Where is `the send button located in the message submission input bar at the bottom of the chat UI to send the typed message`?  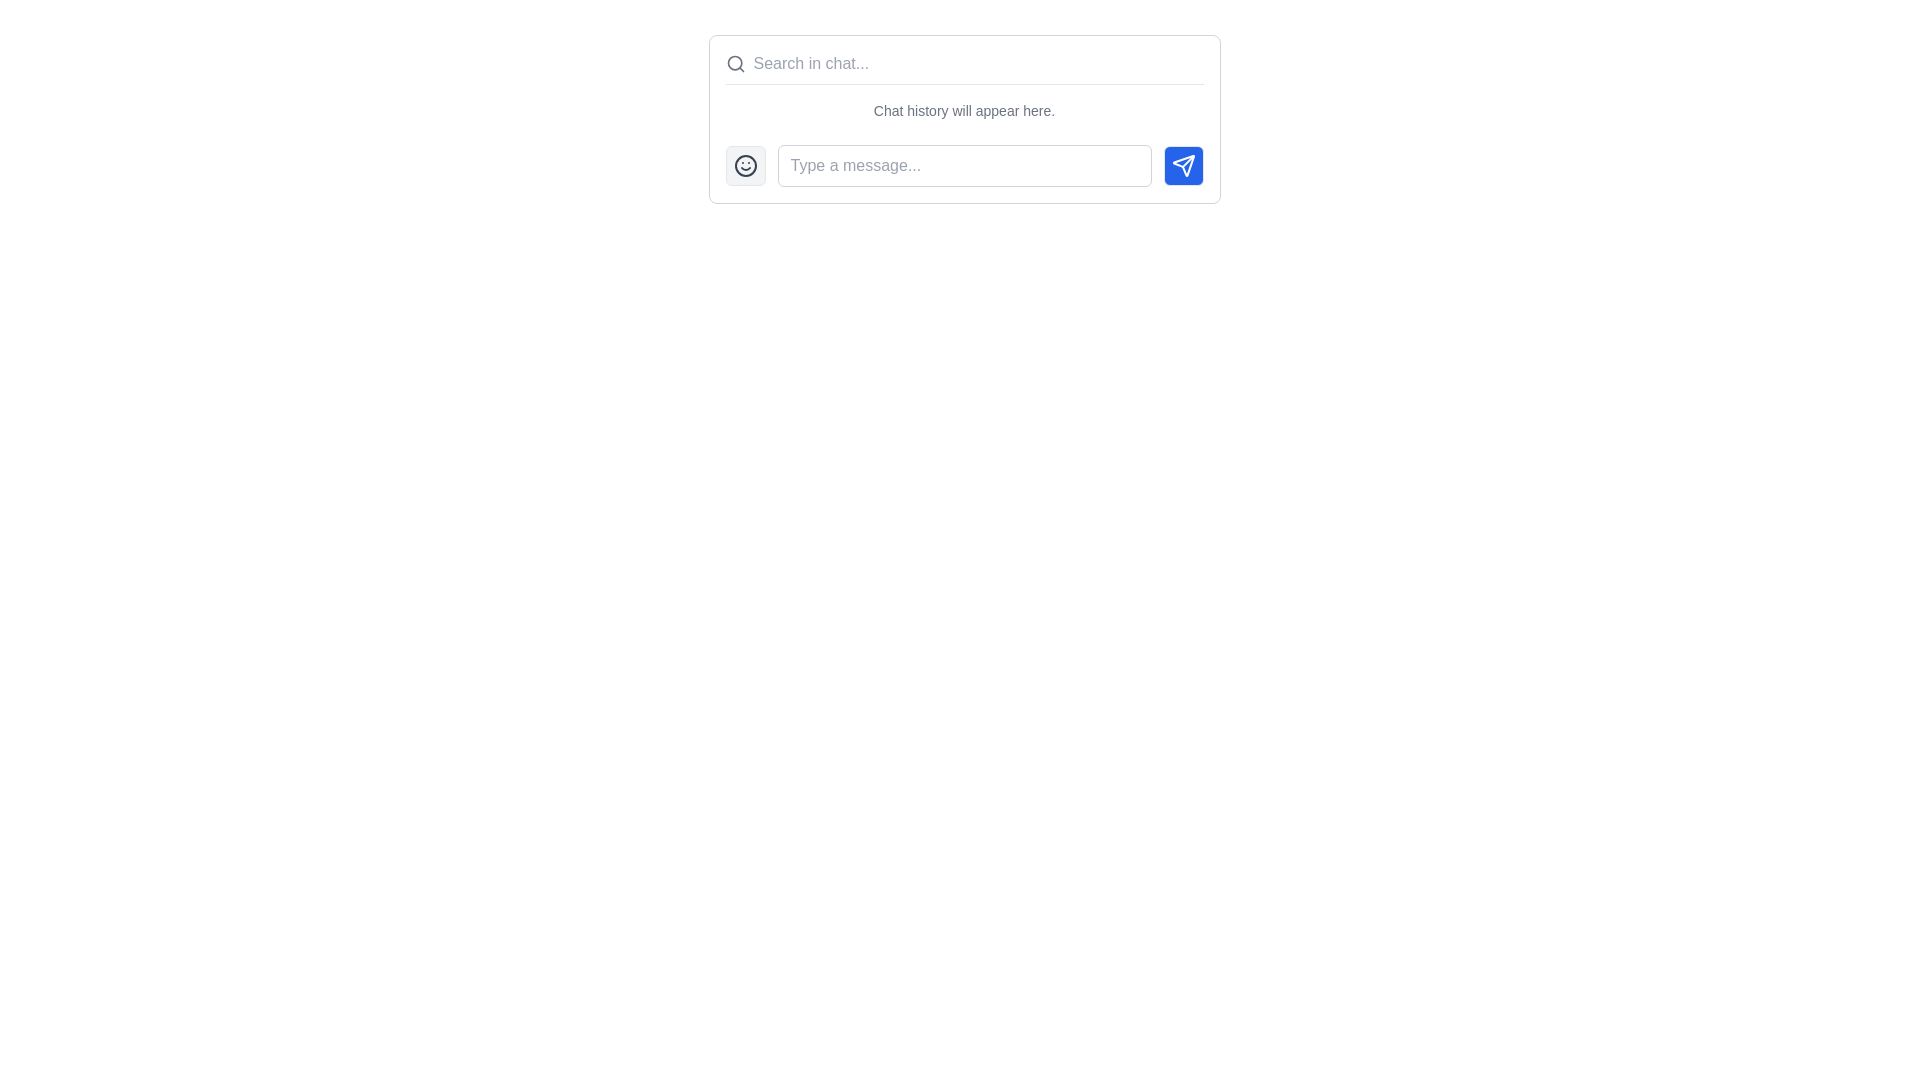 the send button located in the message submission input bar at the bottom of the chat UI to send the typed message is located at coordinates (964, 164).